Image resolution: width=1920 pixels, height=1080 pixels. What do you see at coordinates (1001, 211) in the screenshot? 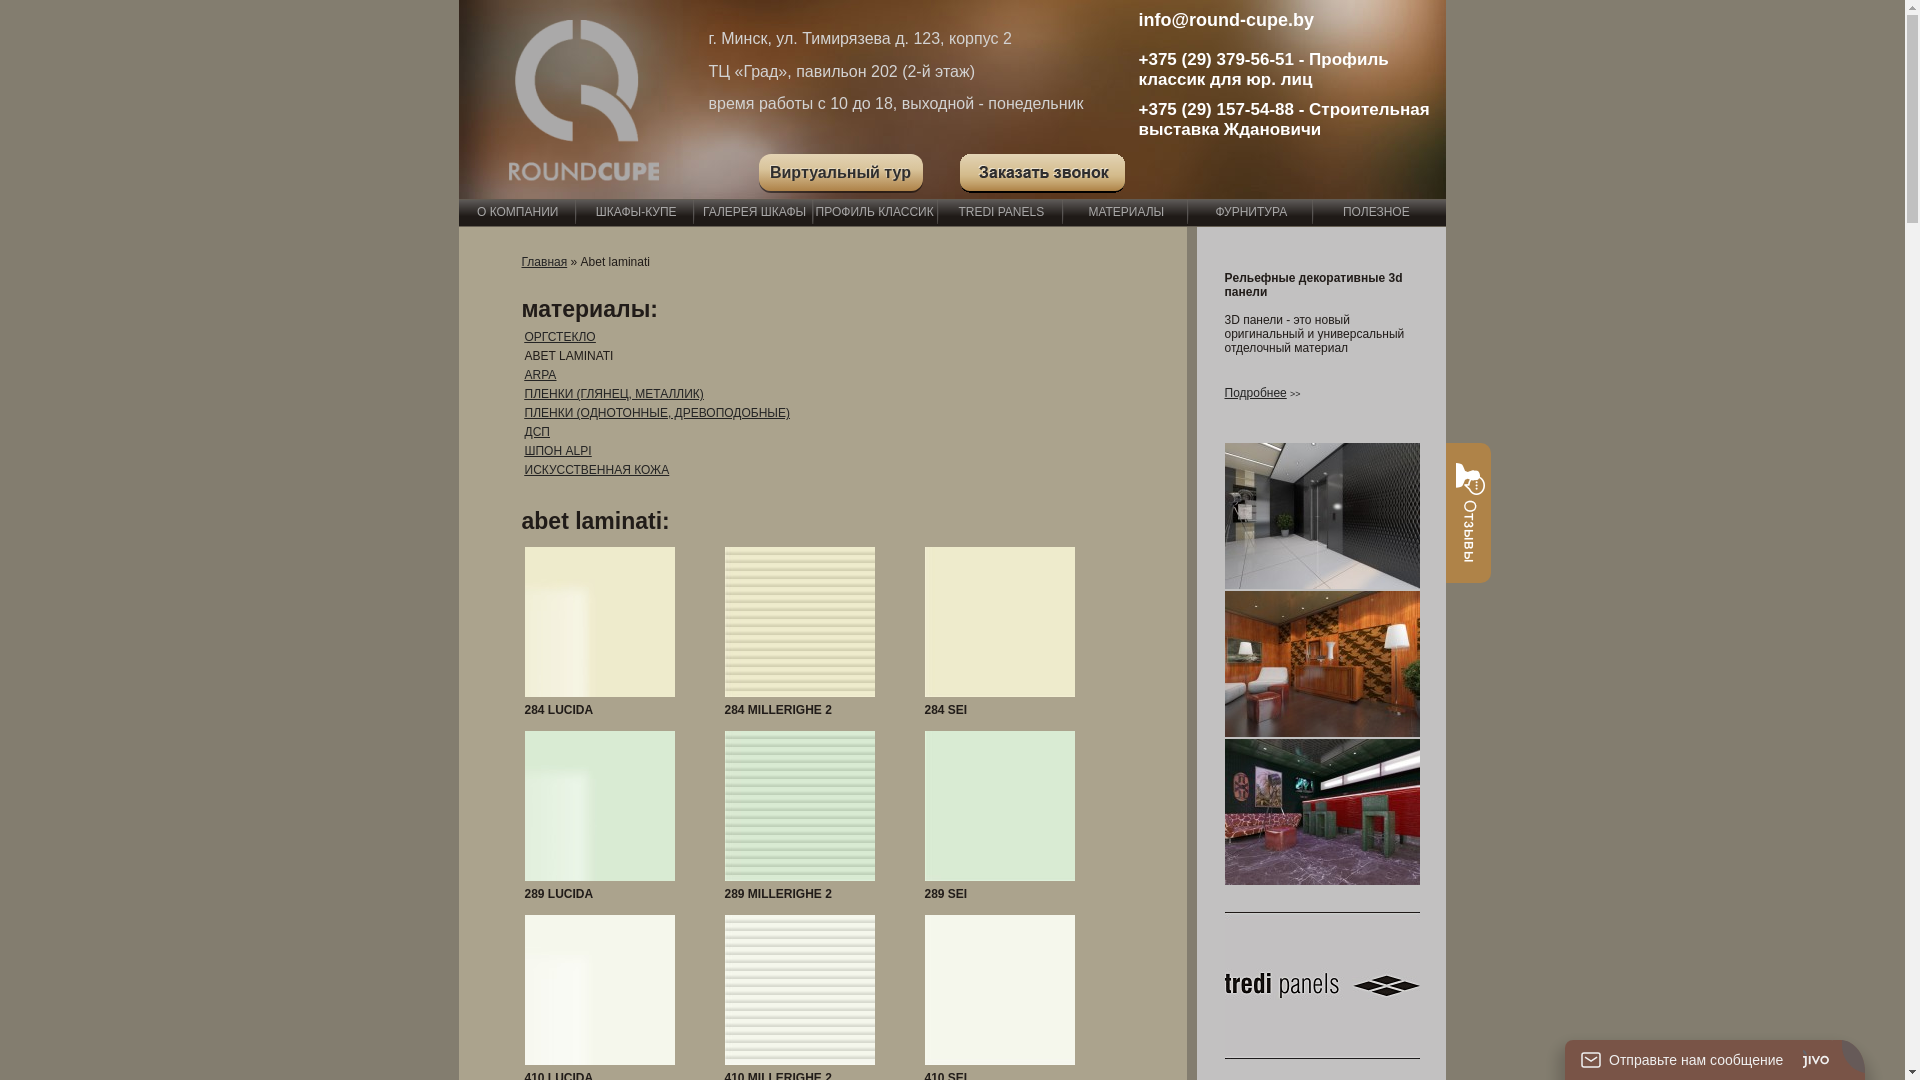
I see `'TREDI PANELS'` at bounding box center [1001, 211].